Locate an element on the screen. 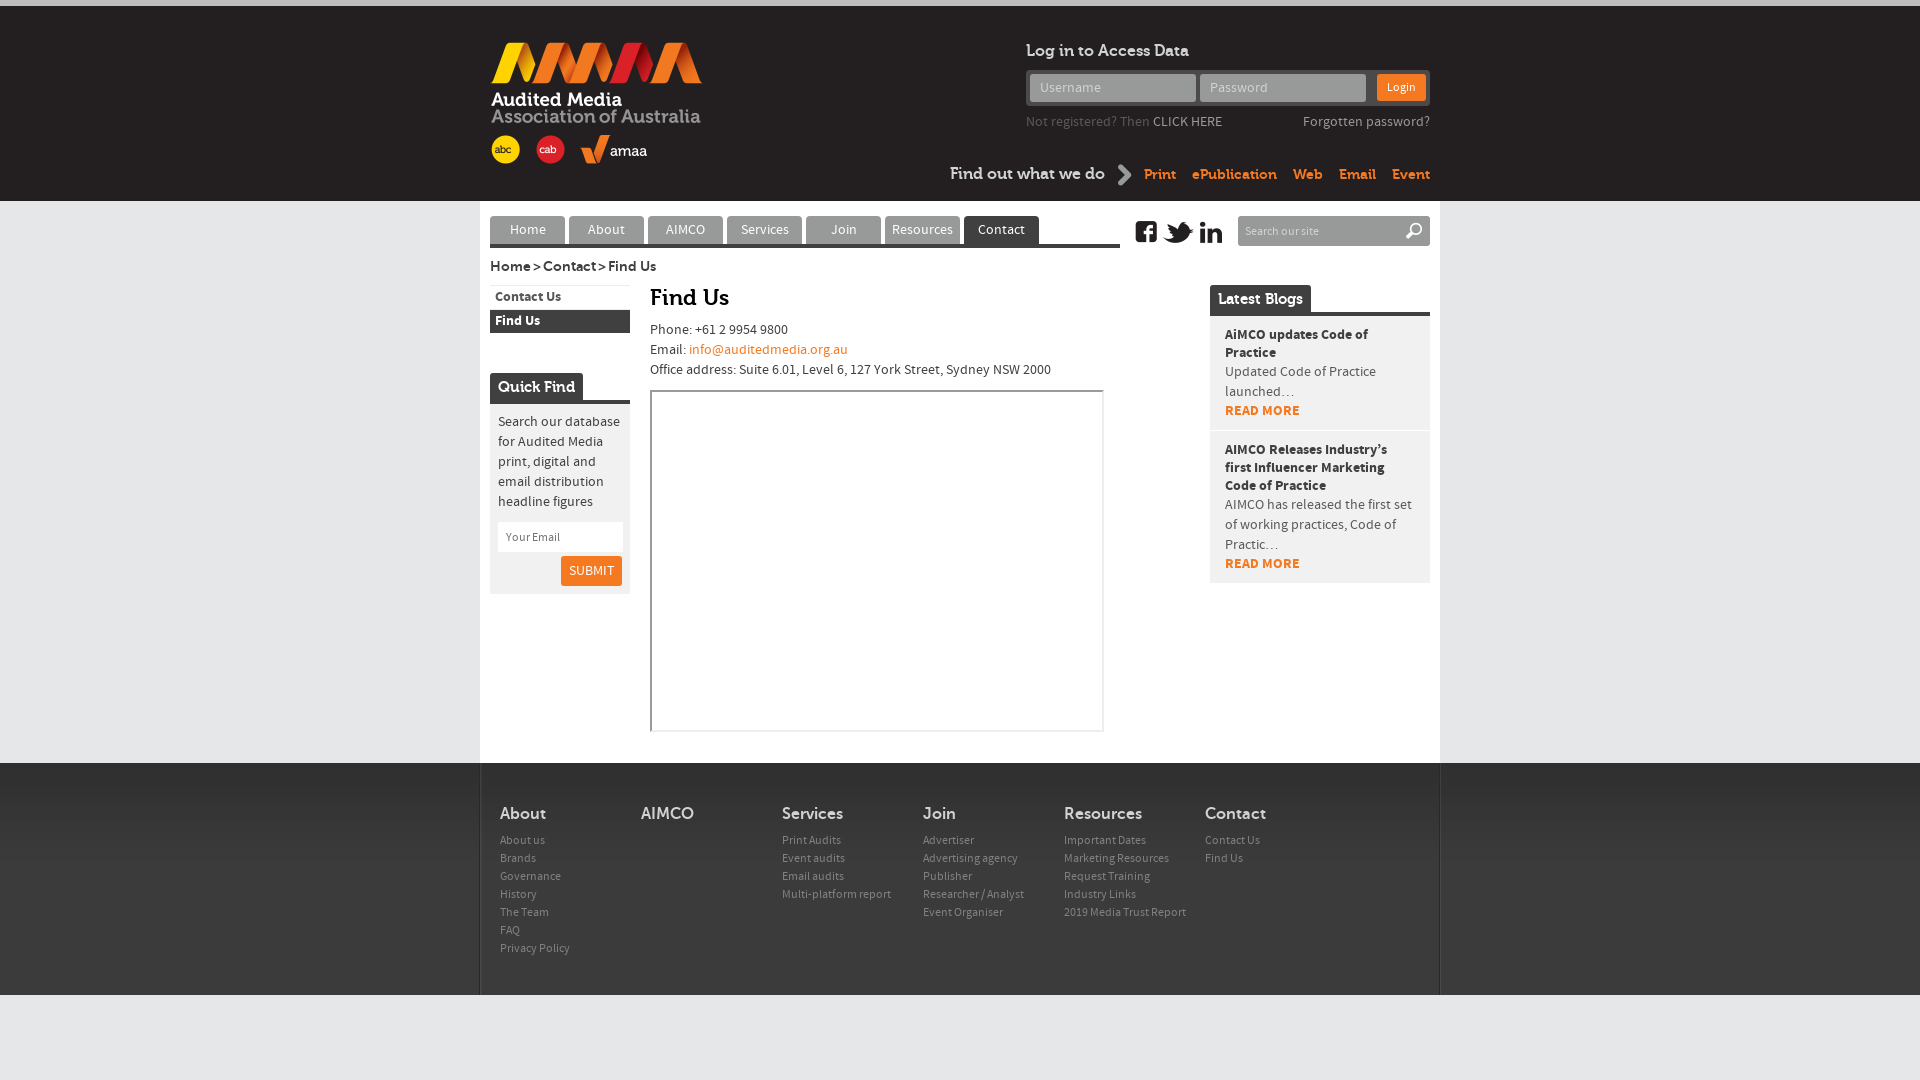 The image size is (1920, 1080). 'SUBMIT' is located at coordinates (590, 570).